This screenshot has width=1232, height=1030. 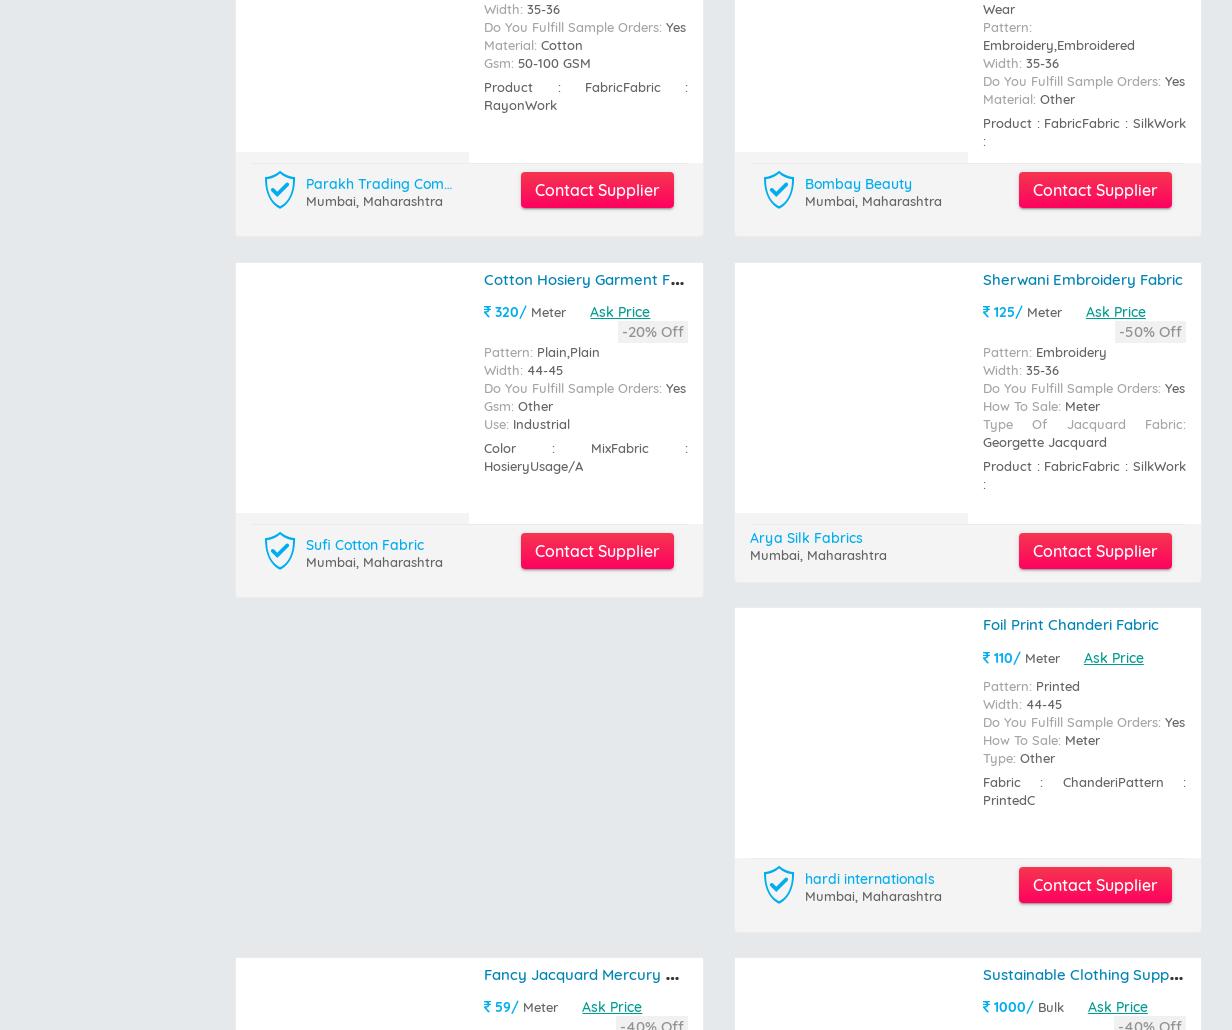 What do you see at coordinates (874, 427) in the screenshot?
I see `'Jay Mata Di Creation'` at bounding box center [874, 427].